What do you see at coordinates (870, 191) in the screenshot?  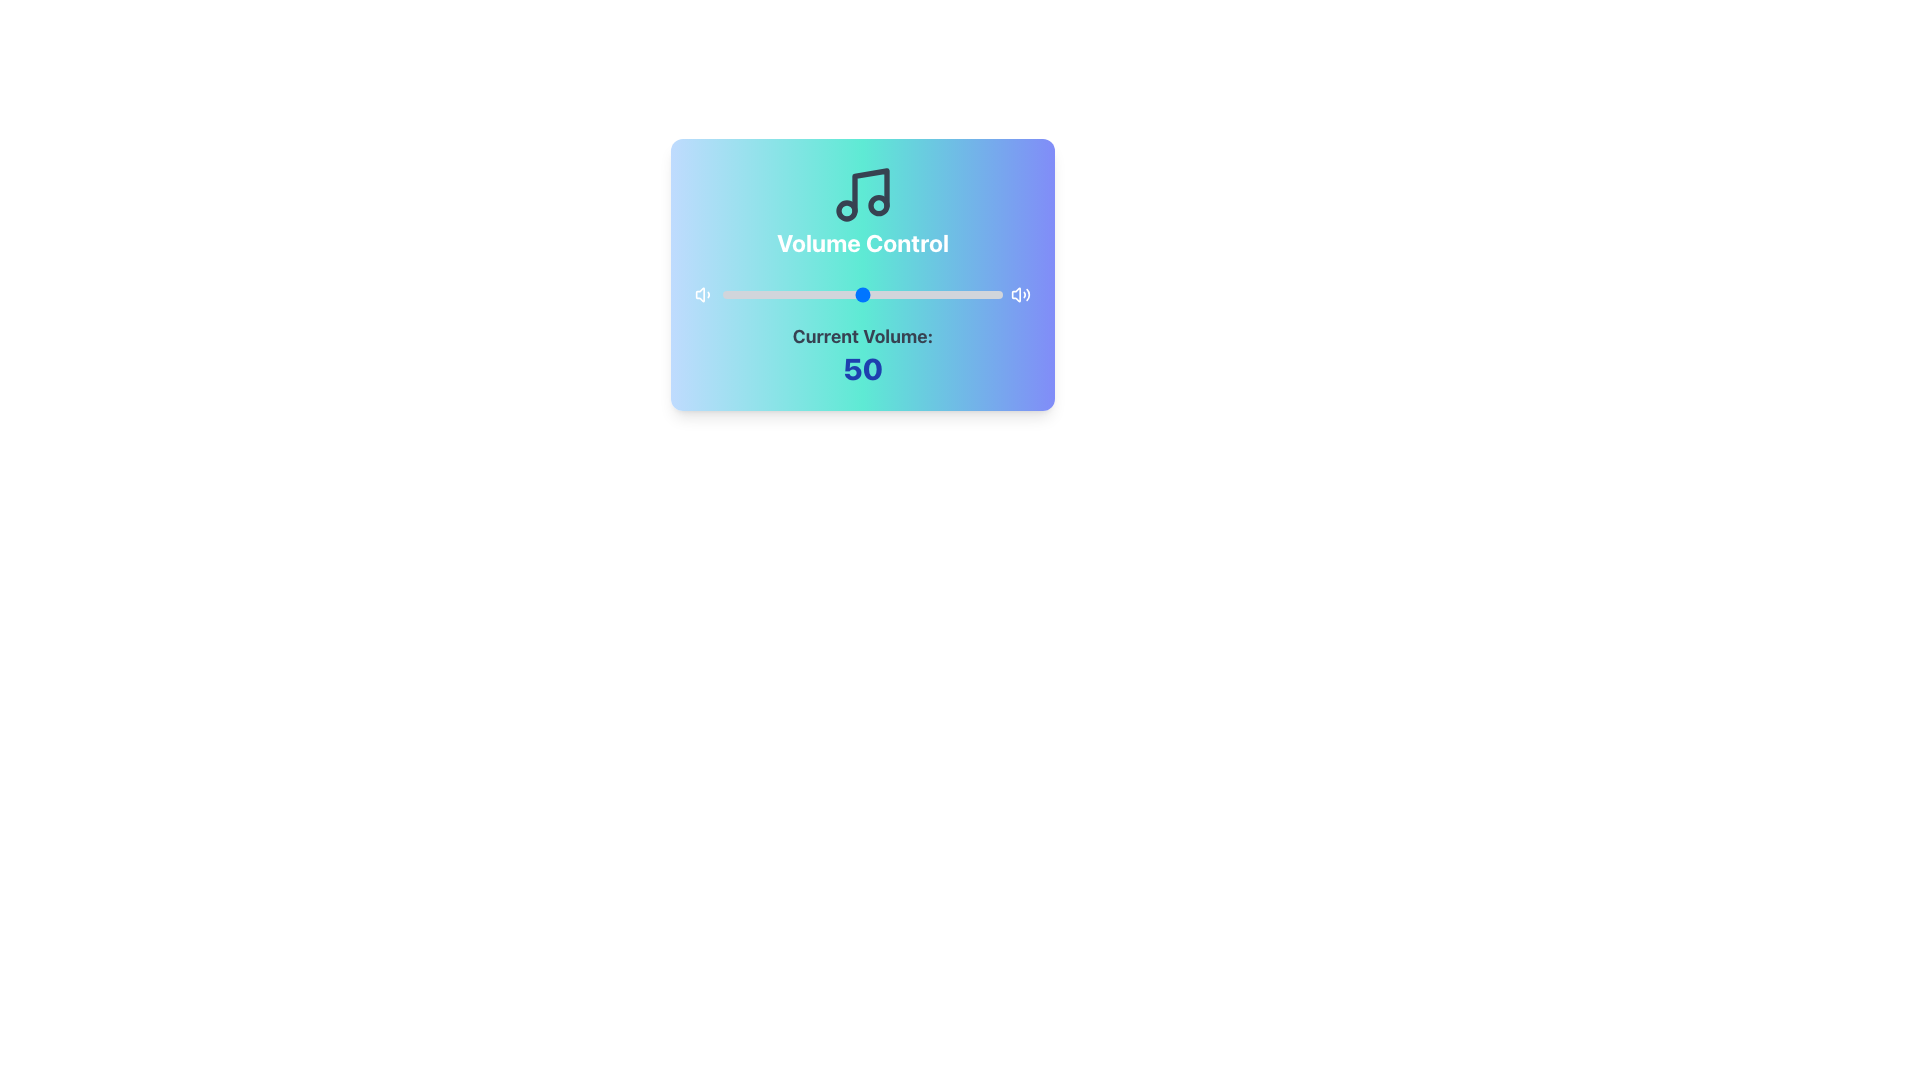 I see `the stylized music note icon located at the center-top of the volume control card layout` at bounding box center [870, 191].